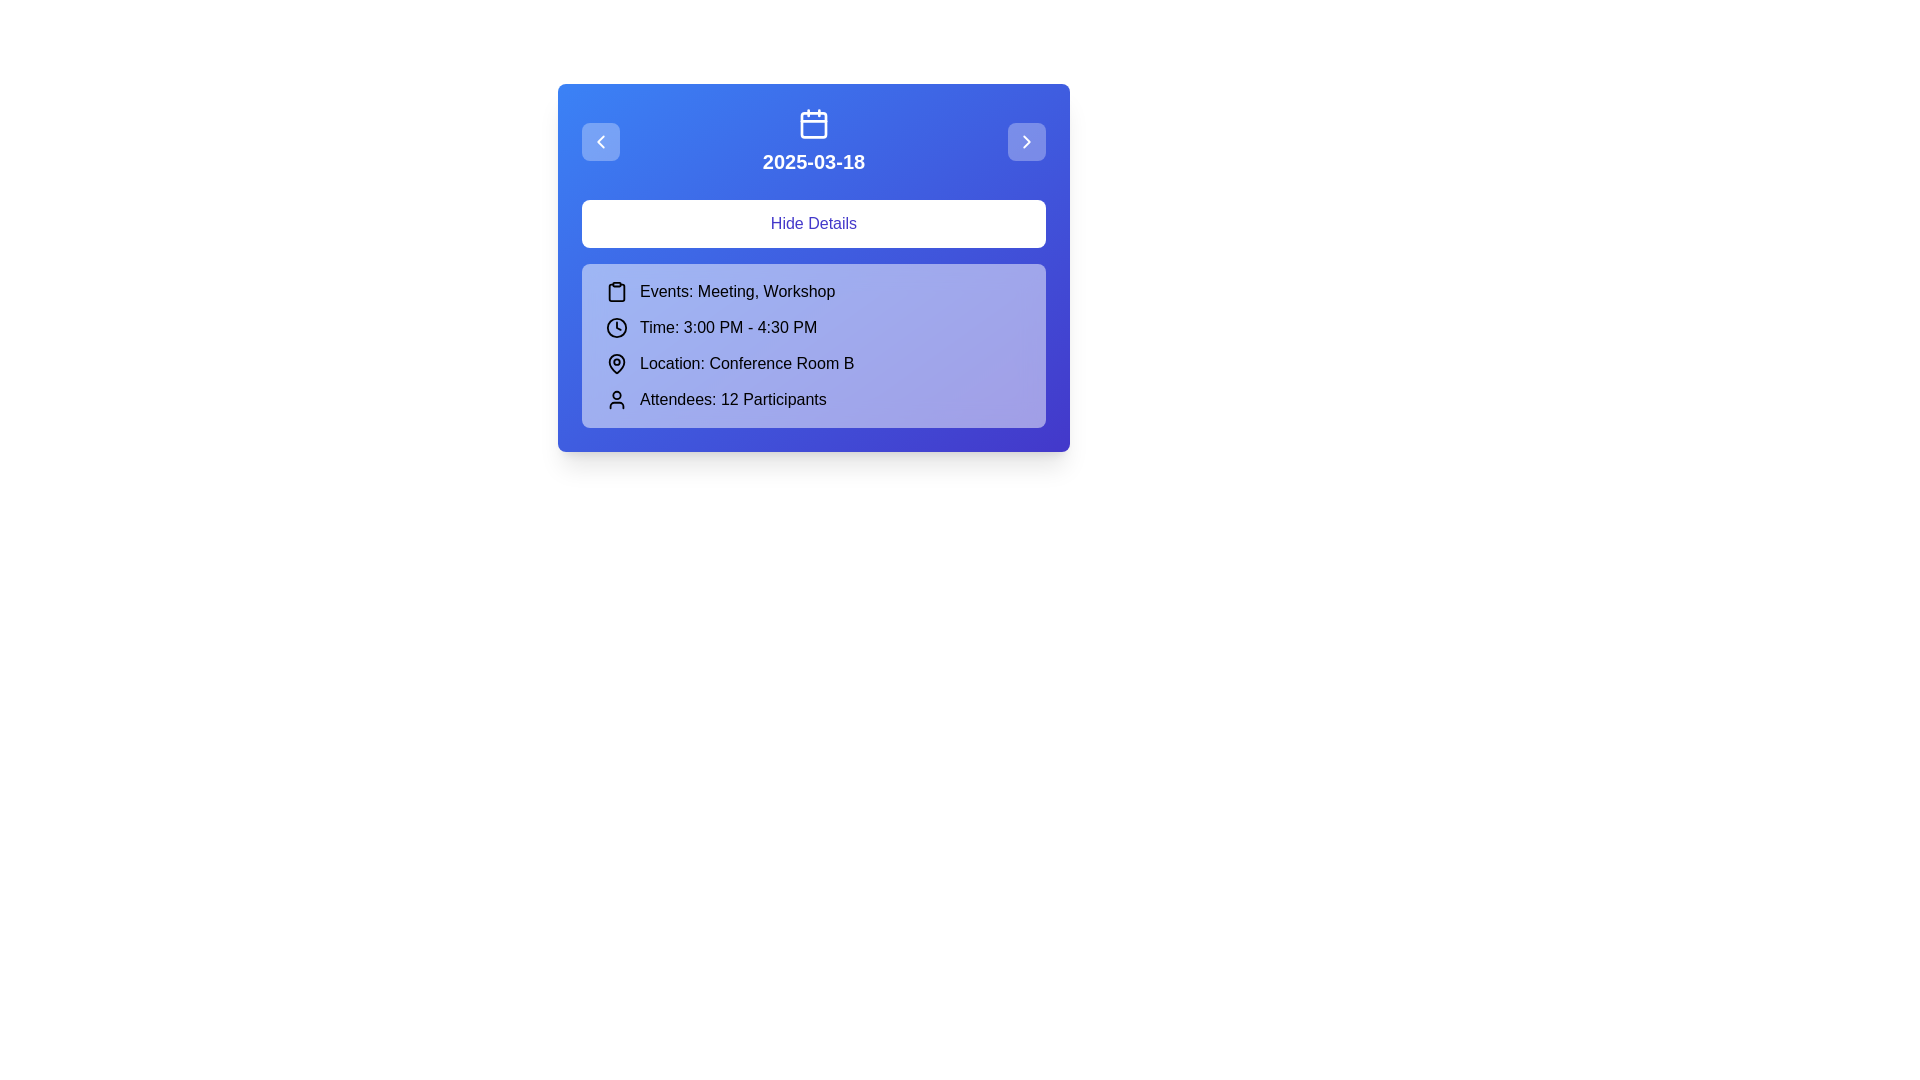  What do you see at coordinates (1027, 141) in the screenshot?
I see `the small rightward arrow icon button located in the top-right corner of the section containing the date '2025-03-18'` at bounding box center [1027, 141].